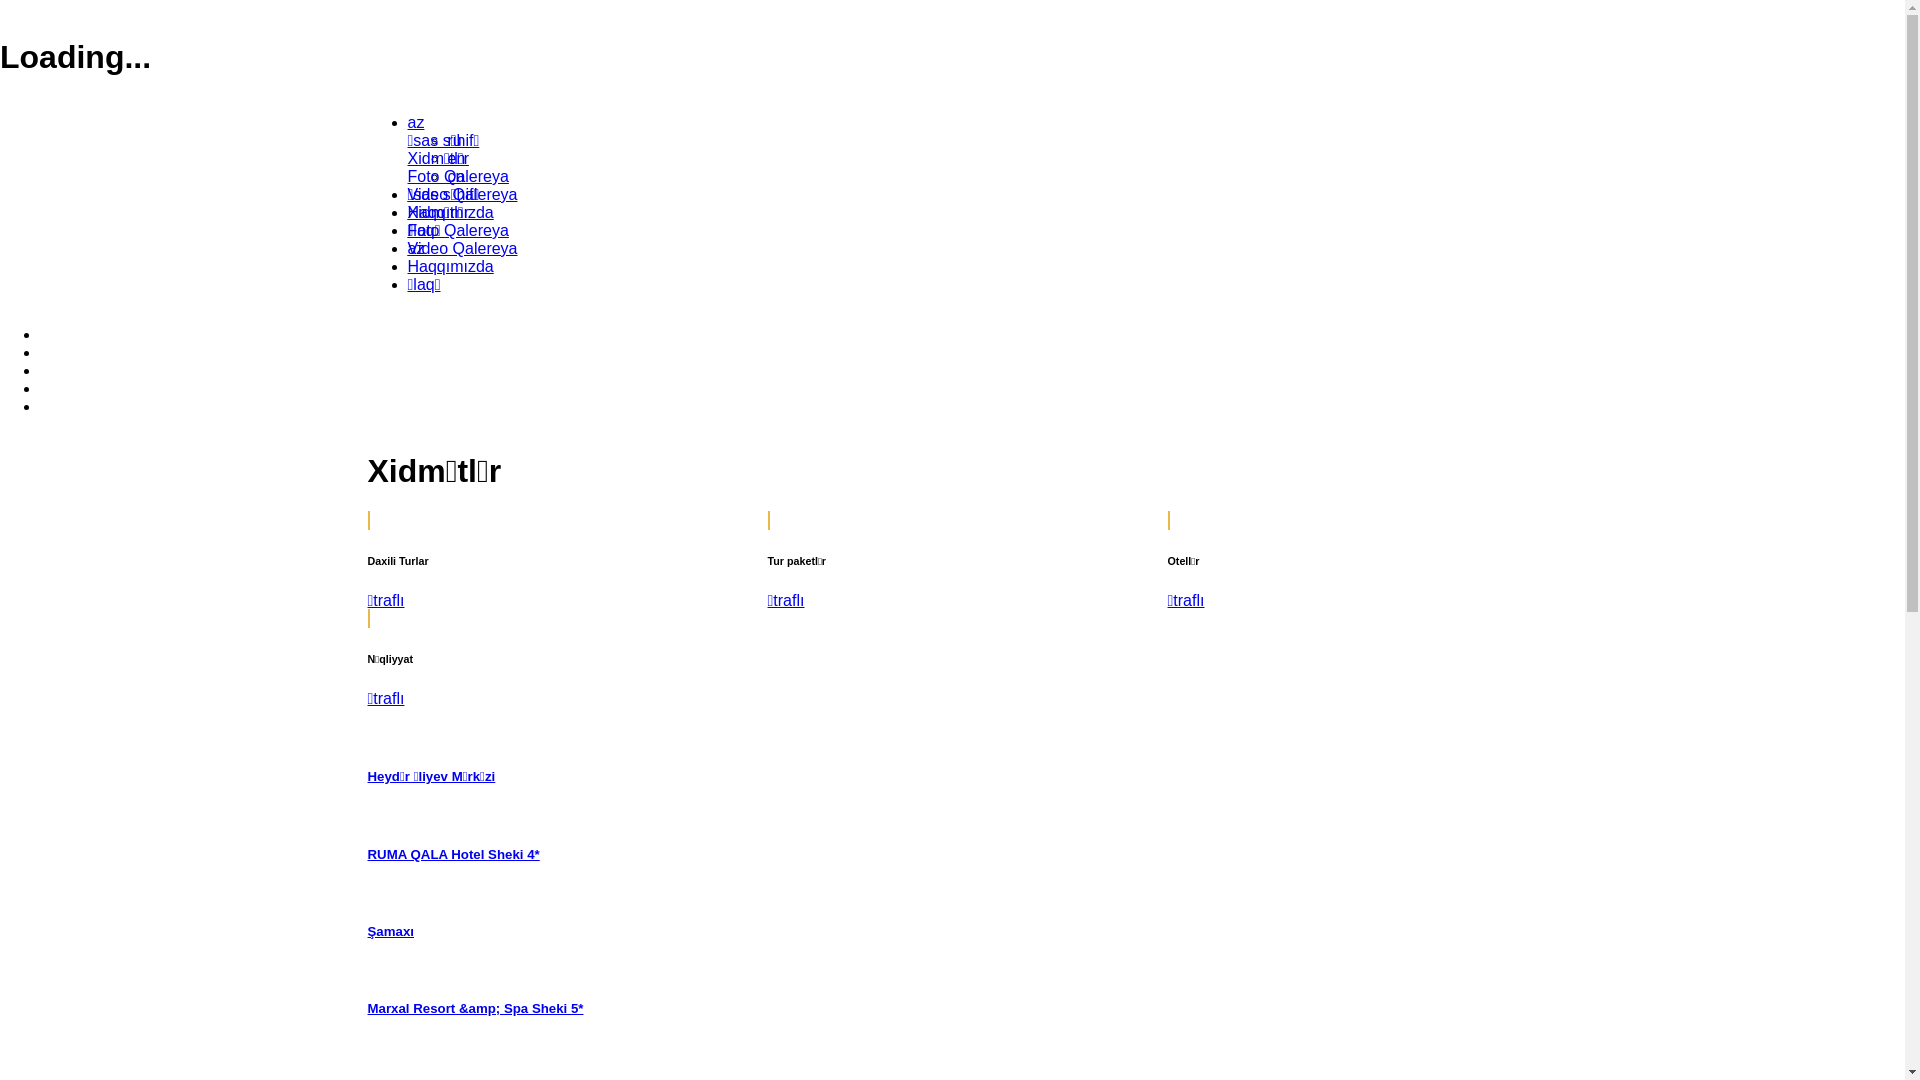 The width and height of the screenshot is (1920, 1080). Describe the element at coordinates (407, 175) in the screenshot. I see `'Foto Qalereya'` at that location.